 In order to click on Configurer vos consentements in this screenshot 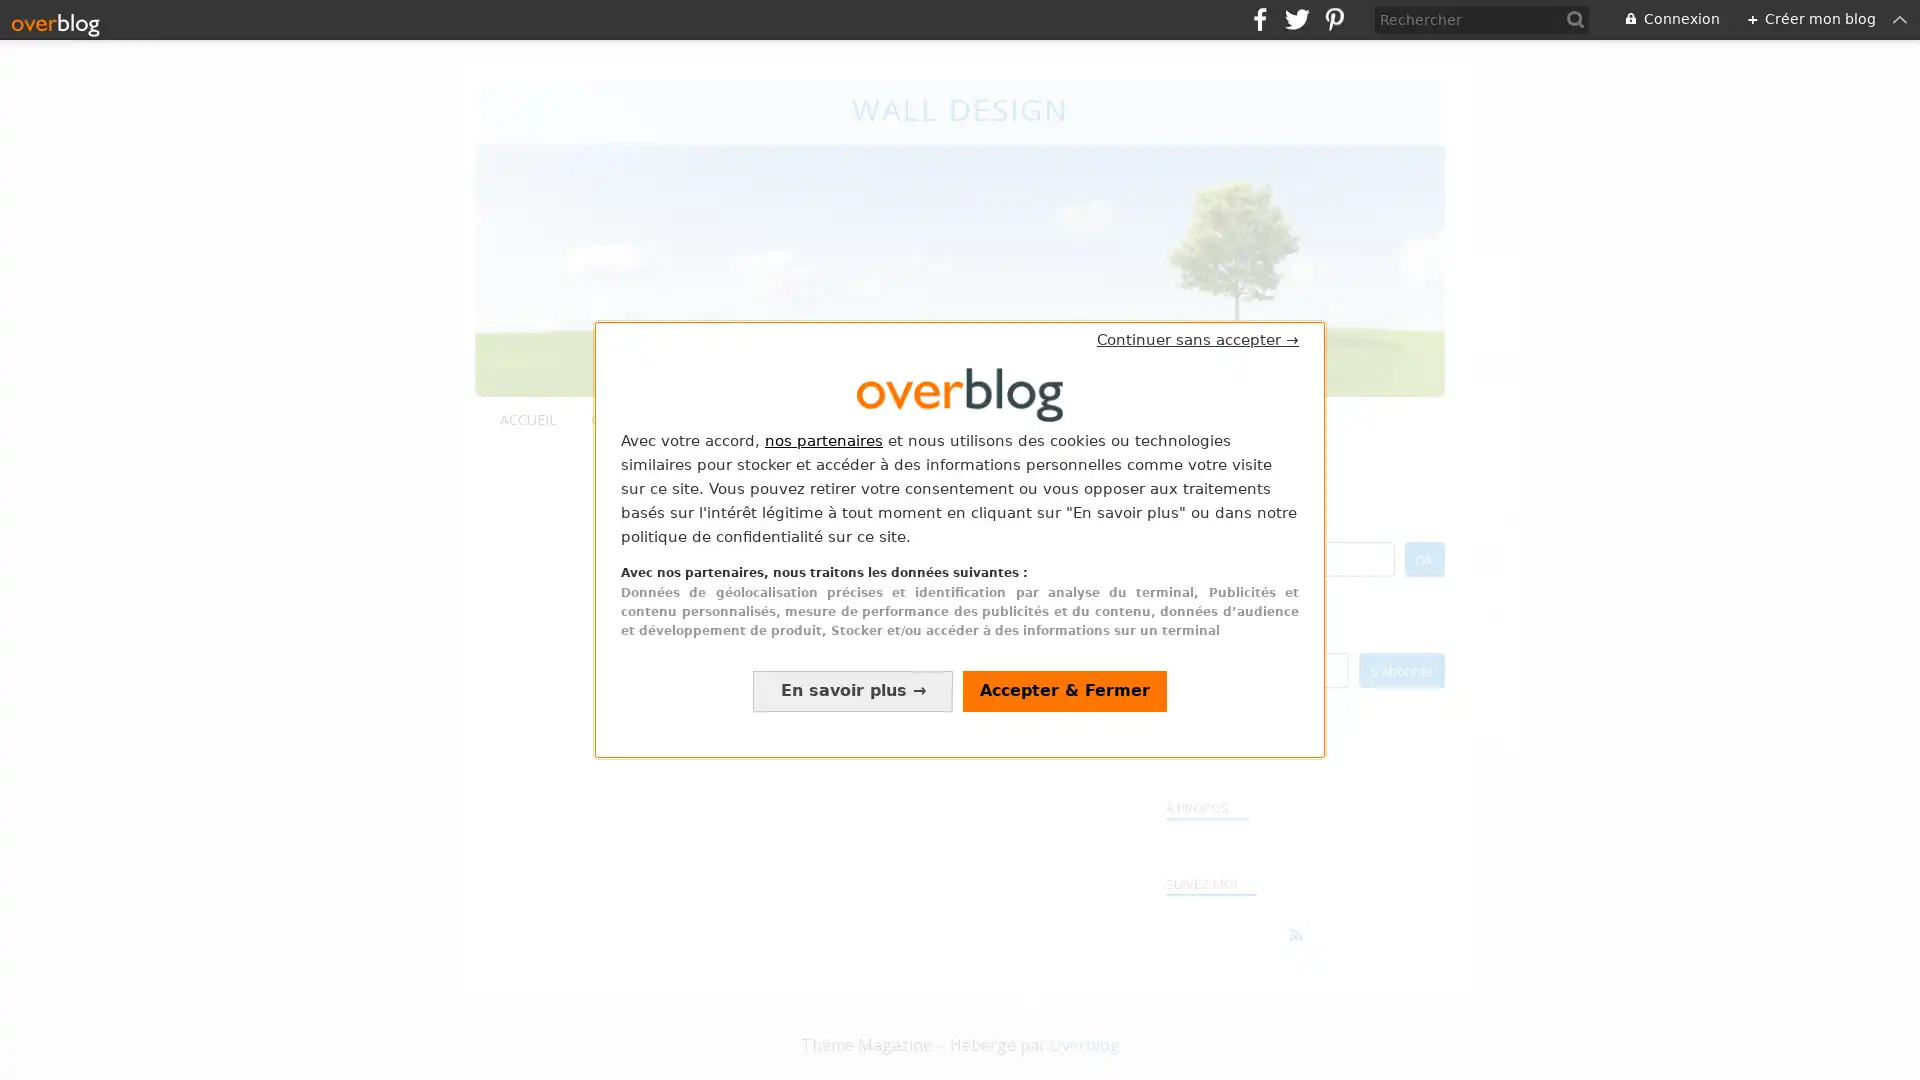, I will do `click(853, 689)`.